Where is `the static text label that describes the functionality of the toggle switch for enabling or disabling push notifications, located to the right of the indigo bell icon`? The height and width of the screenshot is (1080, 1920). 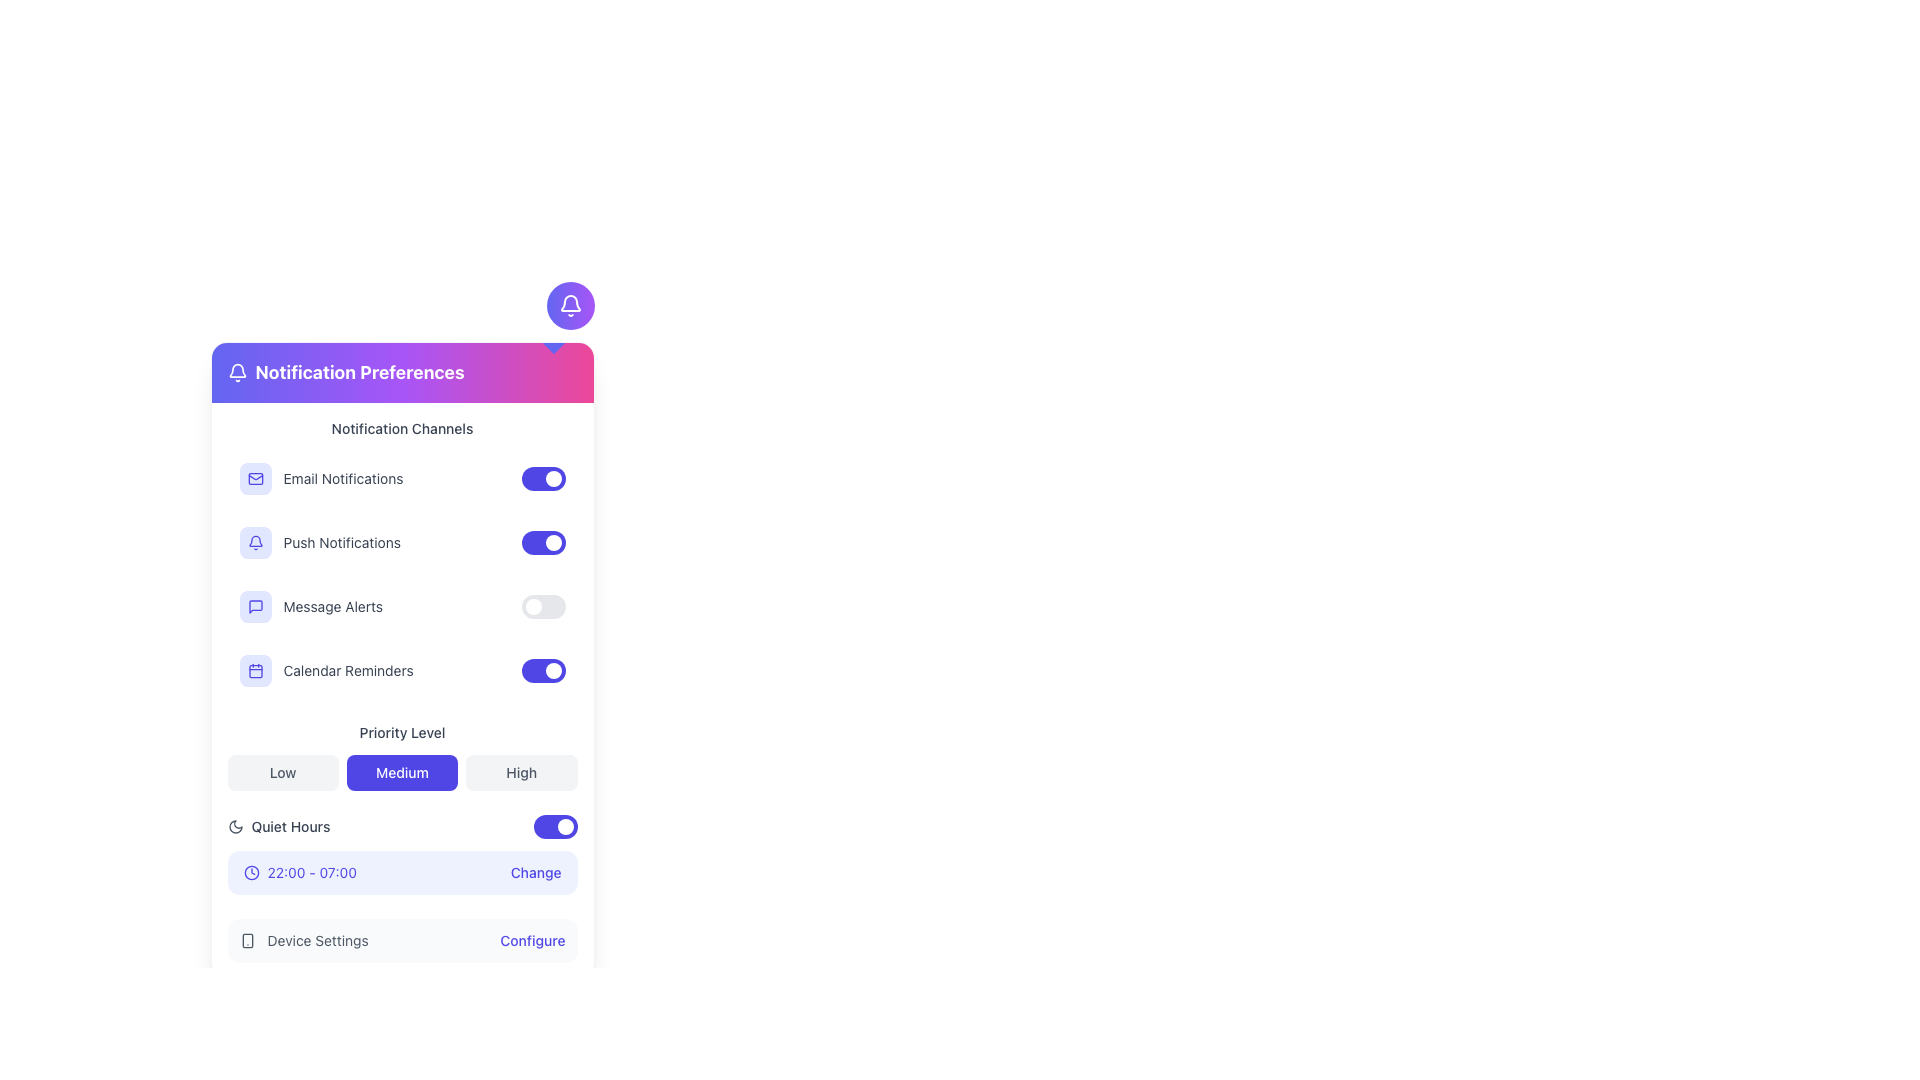
the static text label that describes the functionality of the toggle switch for enabling or disabling push notifications, located to the right of the indigo bell icon is located at coordinates (342, 543).